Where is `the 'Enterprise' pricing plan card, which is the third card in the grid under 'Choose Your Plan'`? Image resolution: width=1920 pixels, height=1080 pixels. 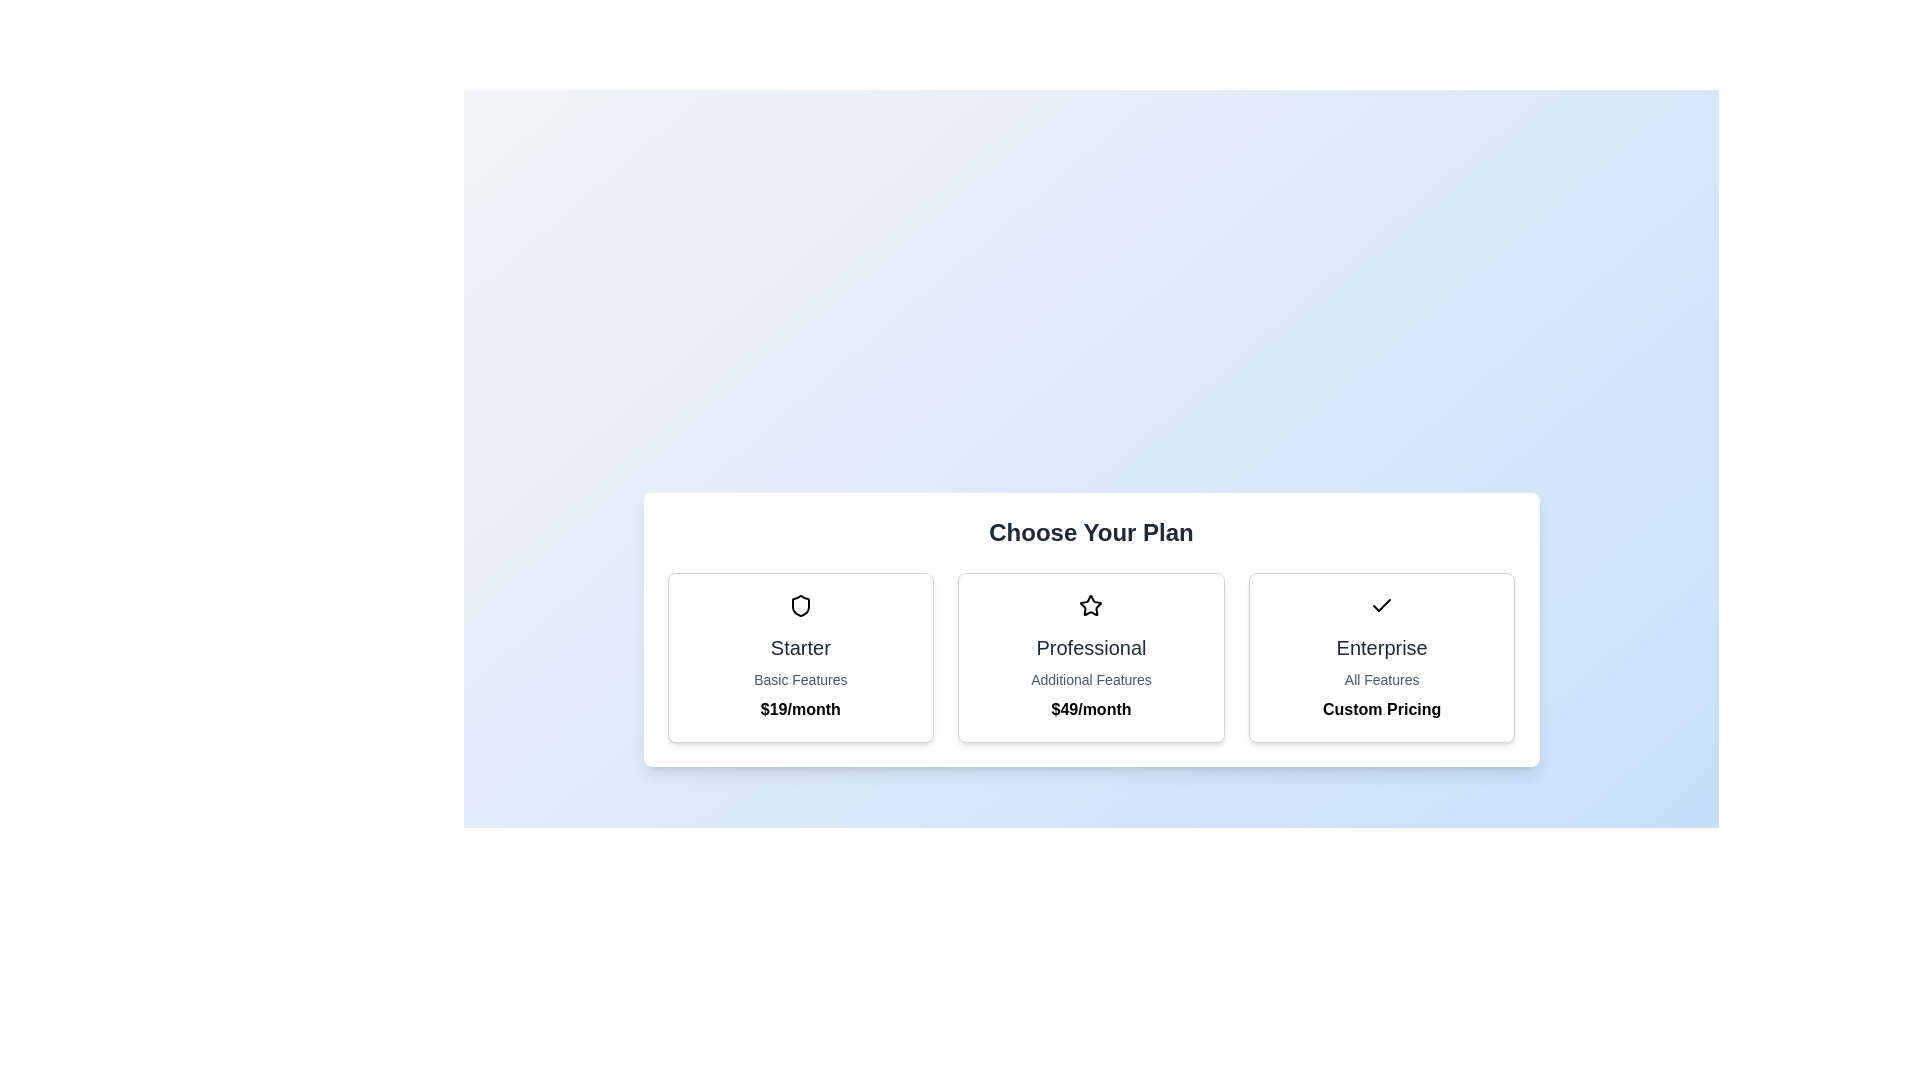 the 'Enterprise' pricing plan card, which is the third card in the grid under 'Choose Your Plan' is located at coordinates (1381, 658).